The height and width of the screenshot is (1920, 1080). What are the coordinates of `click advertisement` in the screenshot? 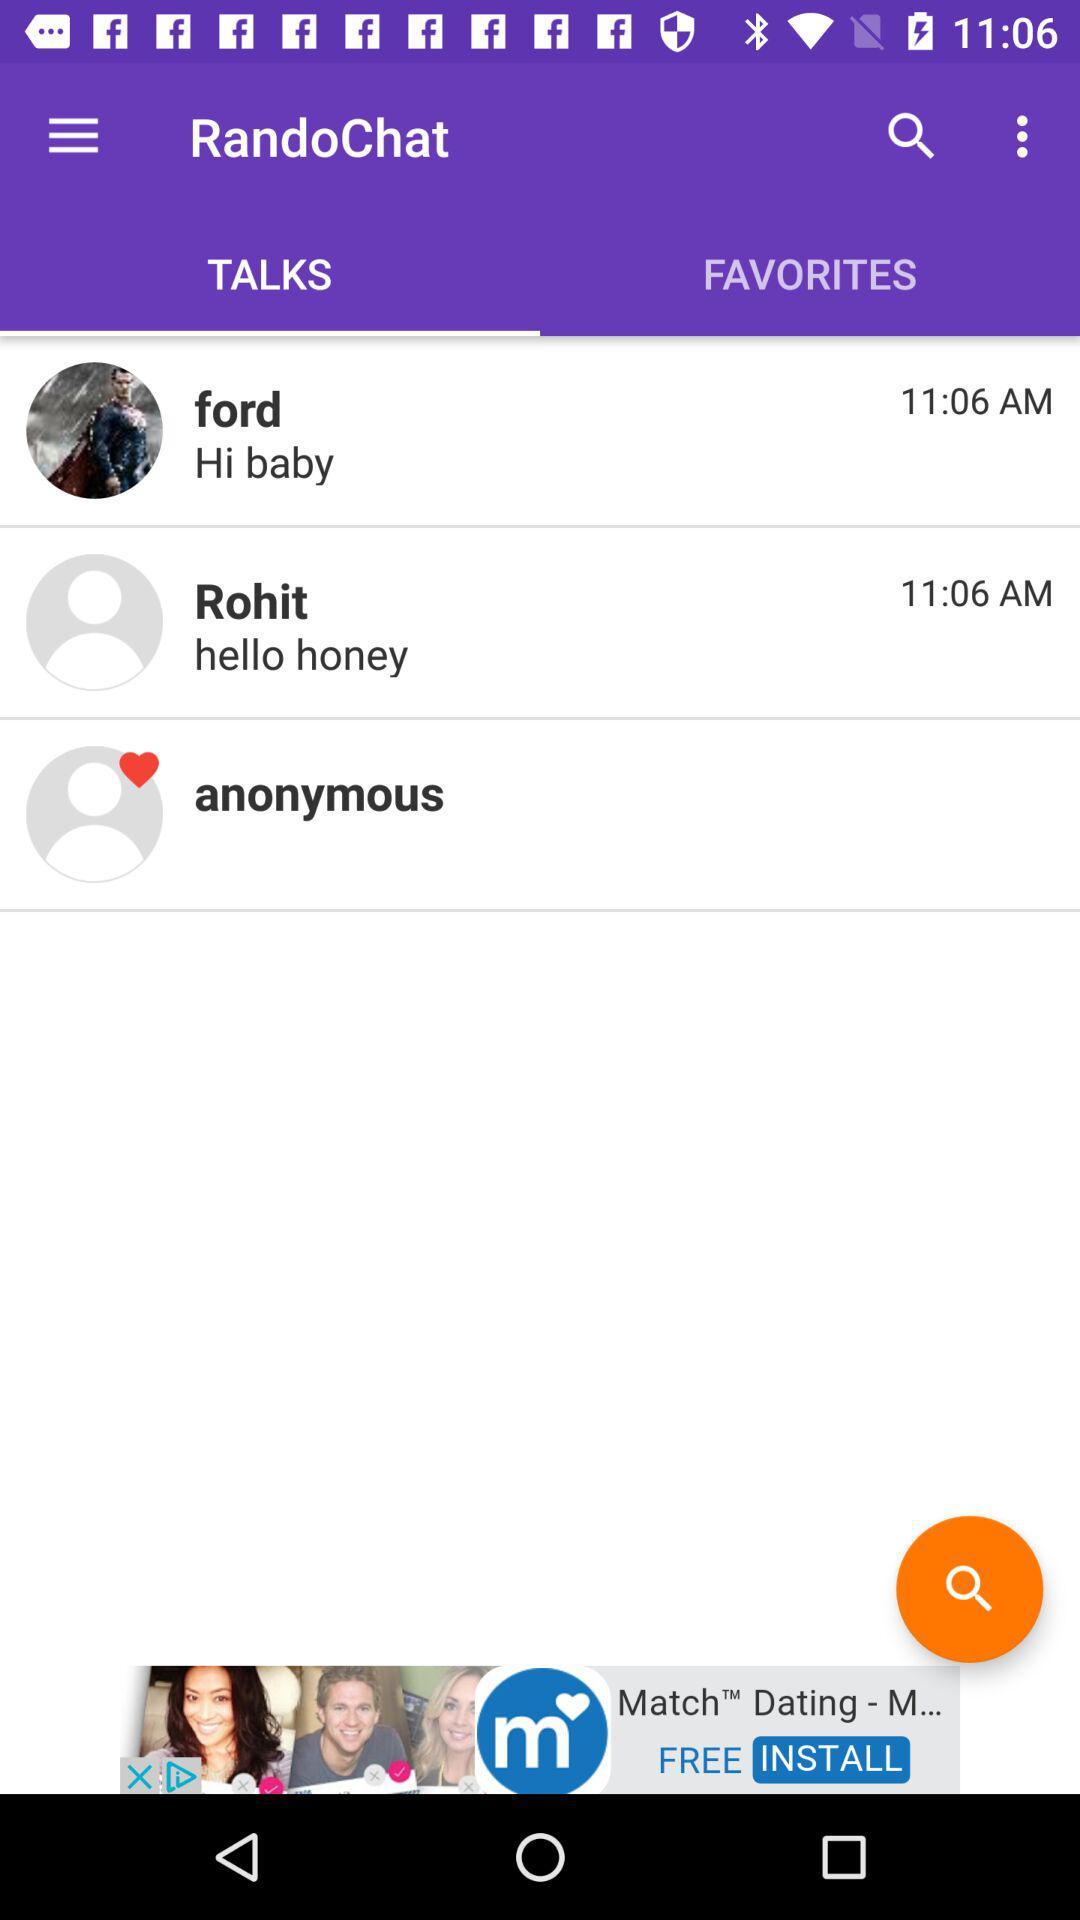 It's located at (540, 1727).